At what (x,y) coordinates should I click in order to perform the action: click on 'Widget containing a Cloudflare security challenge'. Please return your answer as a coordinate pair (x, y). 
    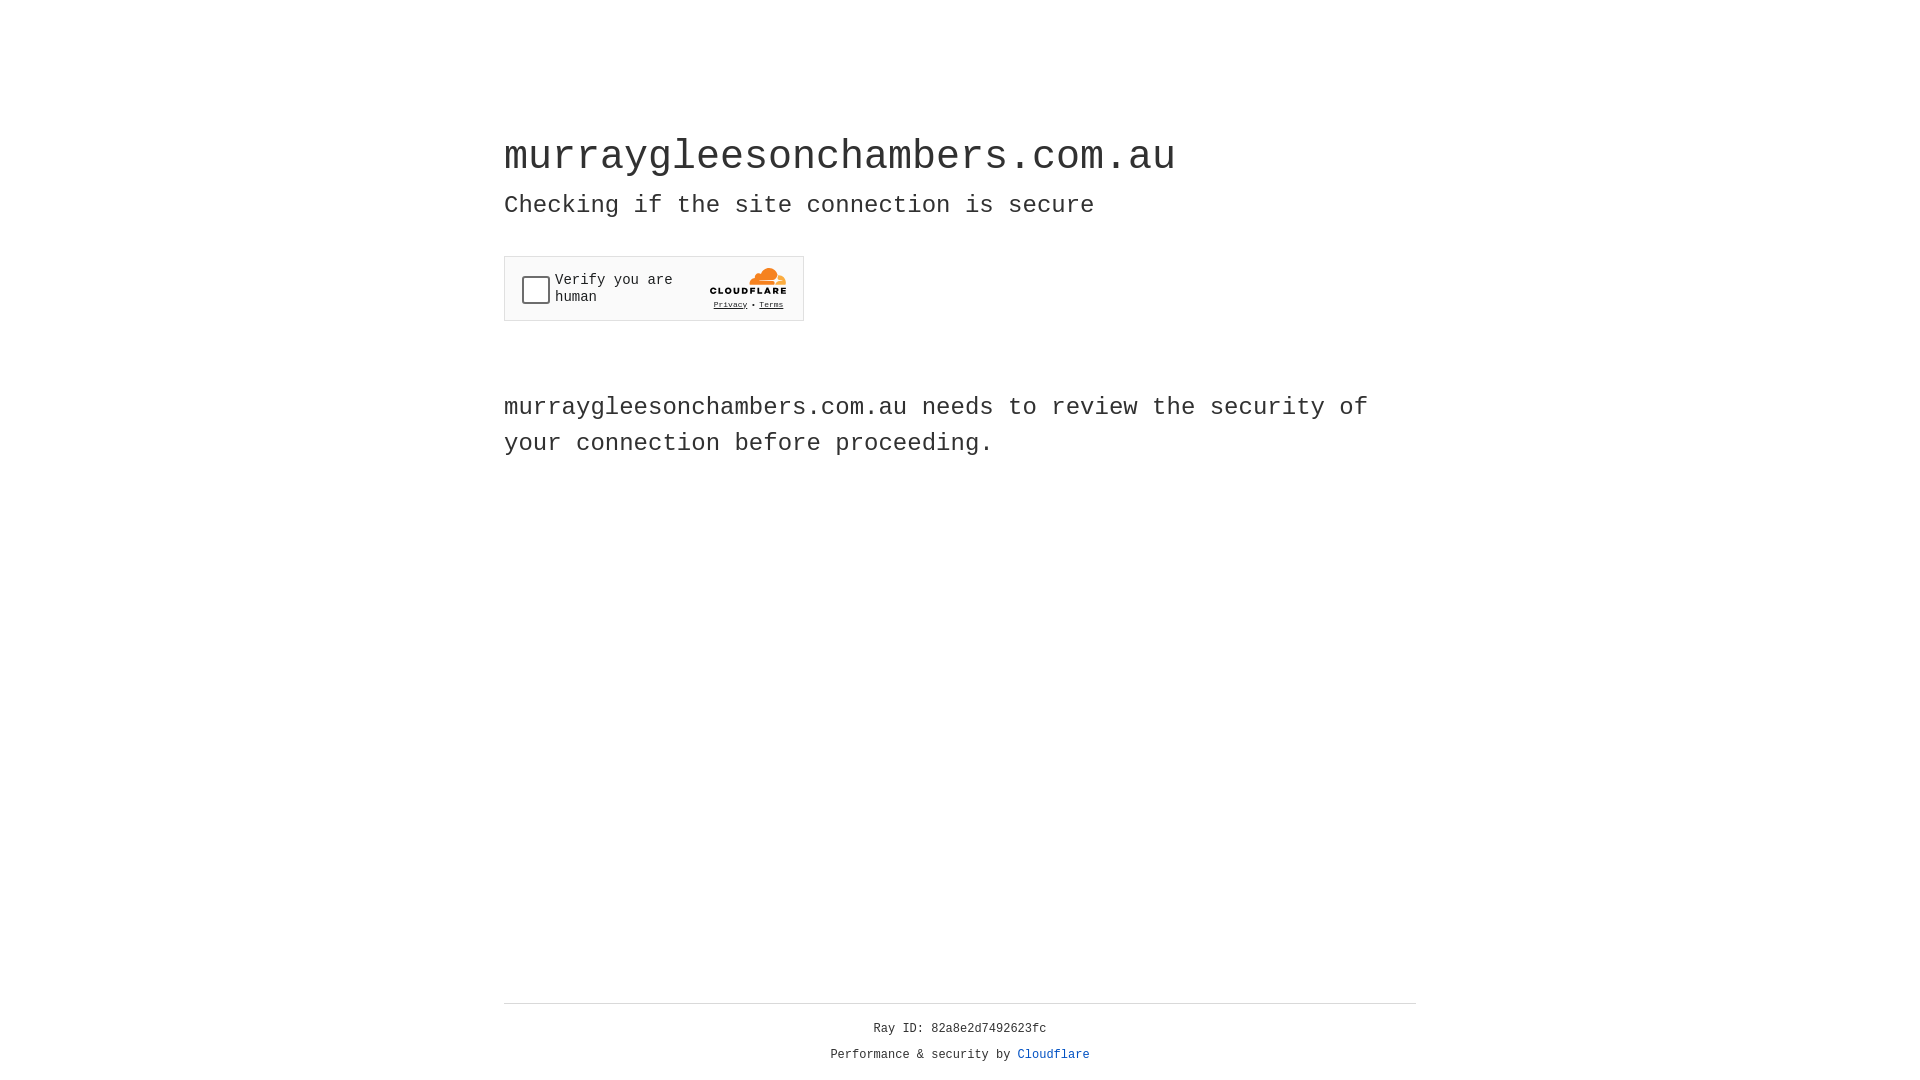
    Looking at the image, I should click on (653, 288).